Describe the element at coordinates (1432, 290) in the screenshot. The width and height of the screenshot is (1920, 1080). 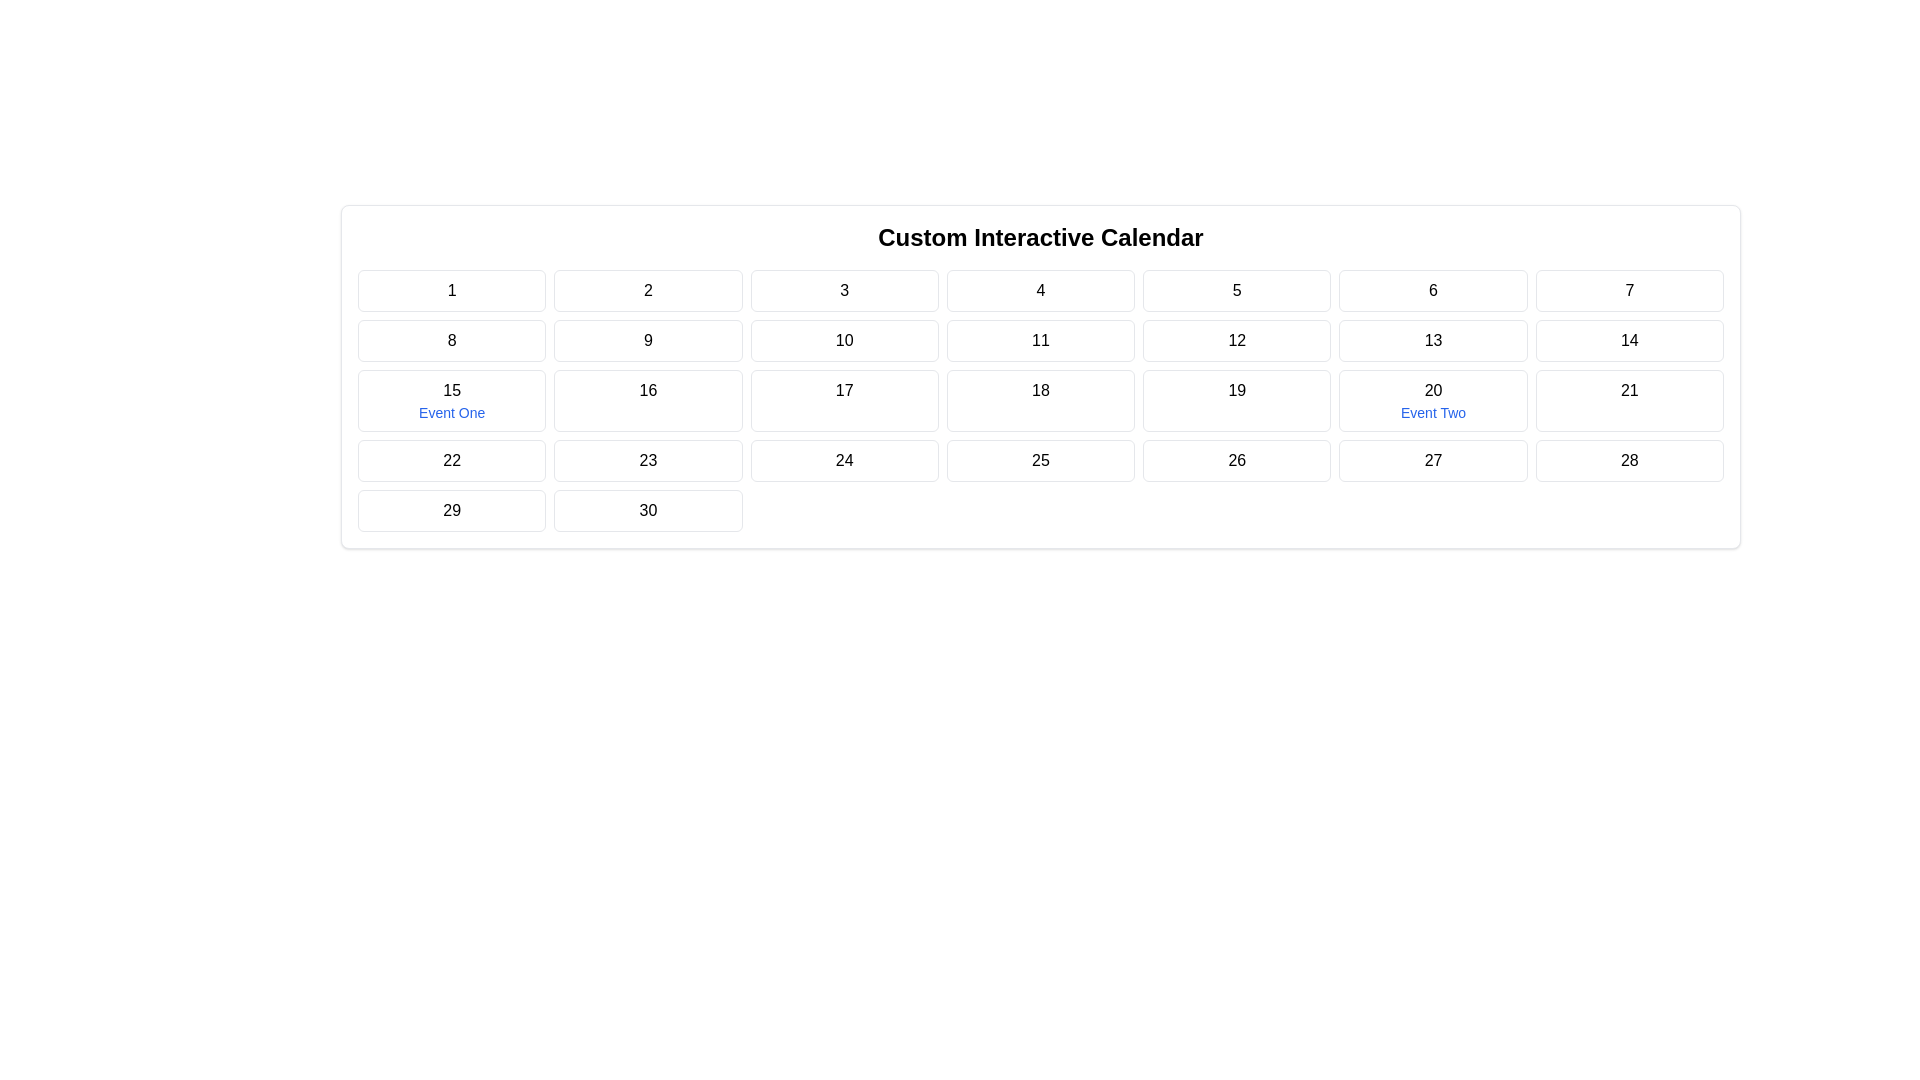
I see `the label element displaying the text '6', which is the sixth cell in the first row of a grid layout` at that location.